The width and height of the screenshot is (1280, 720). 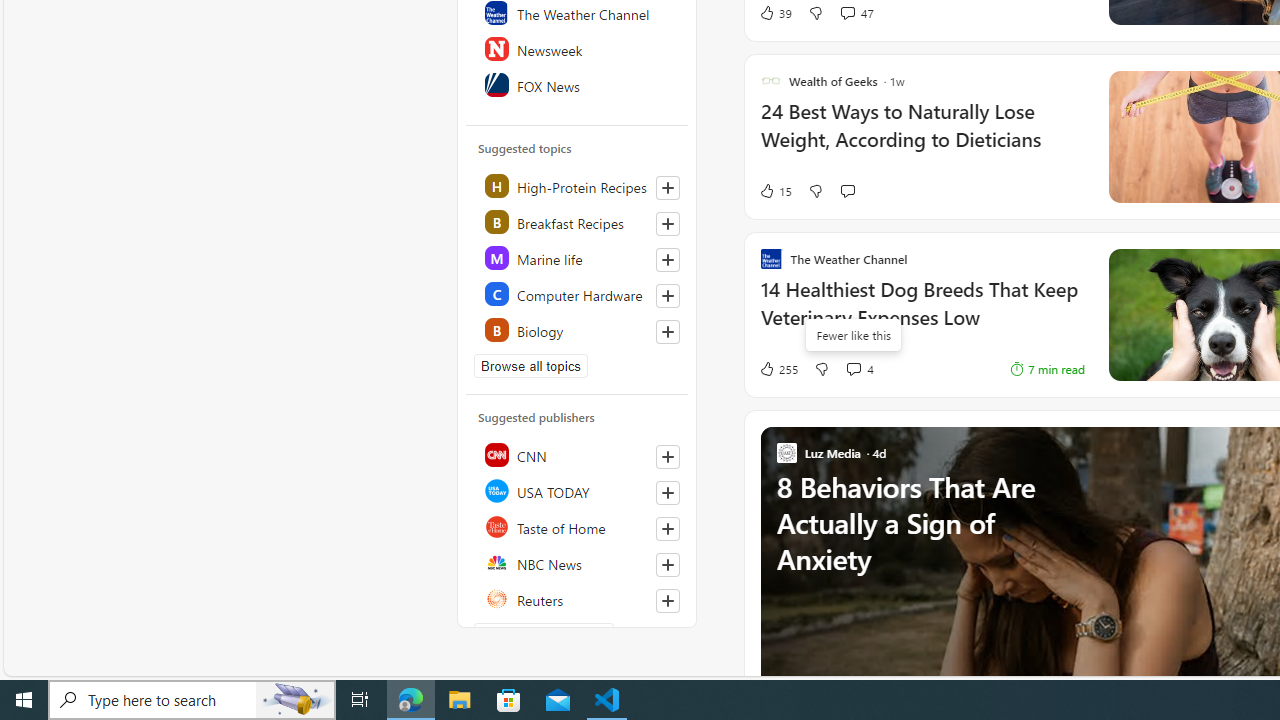 What do you see at coordinates (774, 12) in the screenshot?
I see `'39 Like'` at bounding box center [774, 12].